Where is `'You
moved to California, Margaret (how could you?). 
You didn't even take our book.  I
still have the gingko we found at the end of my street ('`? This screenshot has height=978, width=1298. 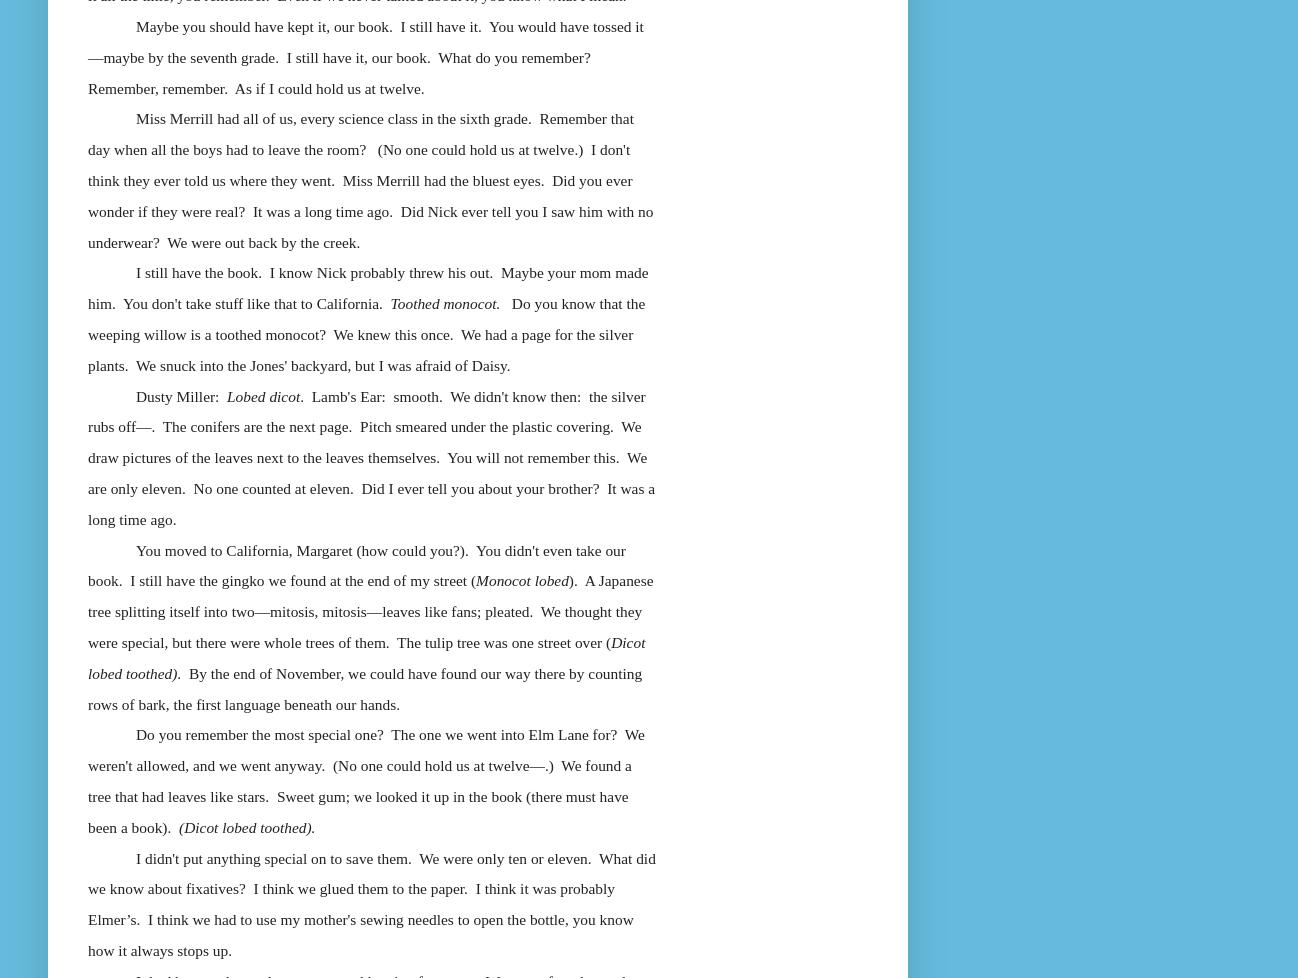 'You
moved to California, Margaret (how could you?). 
You didn't even take our book.  I
still have the gingko we found at the end of my street (' is located at coordinates (356, 564).